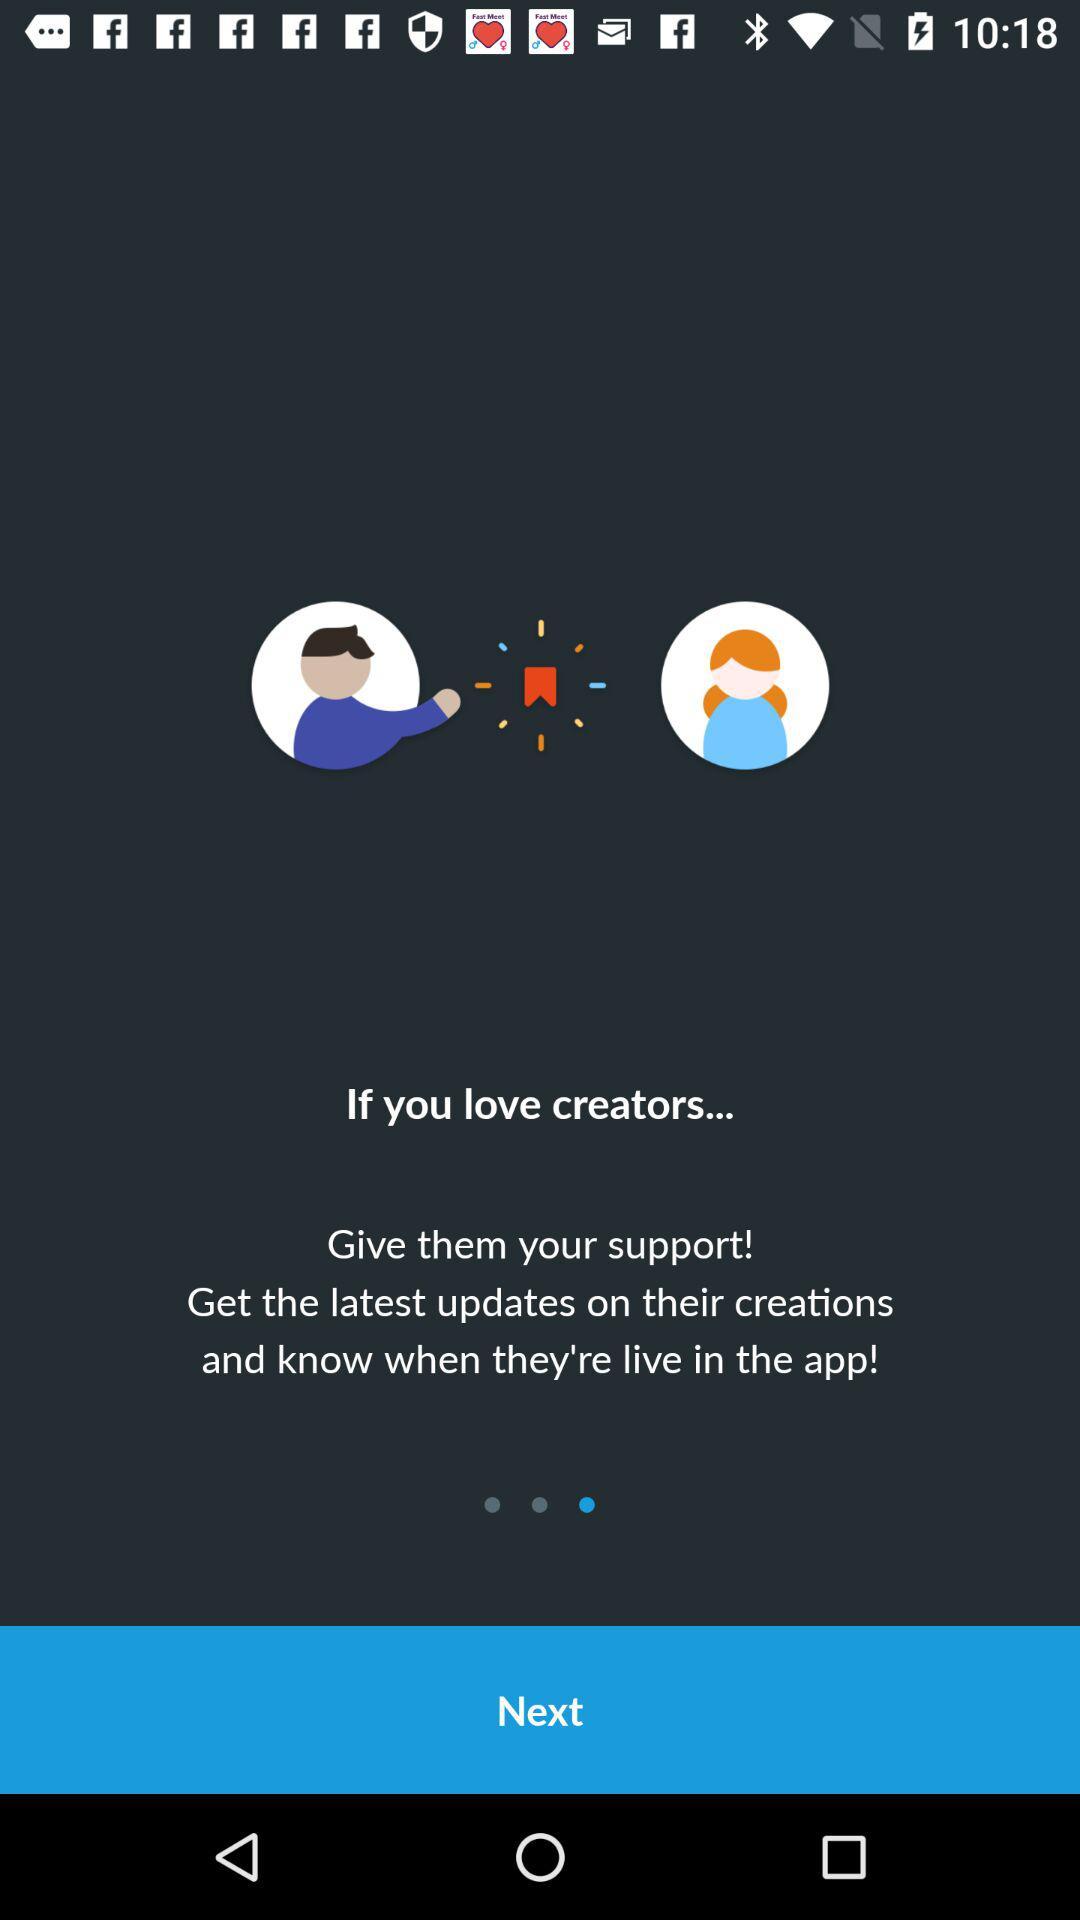  I want to click on the next item, so click(540, 1708).